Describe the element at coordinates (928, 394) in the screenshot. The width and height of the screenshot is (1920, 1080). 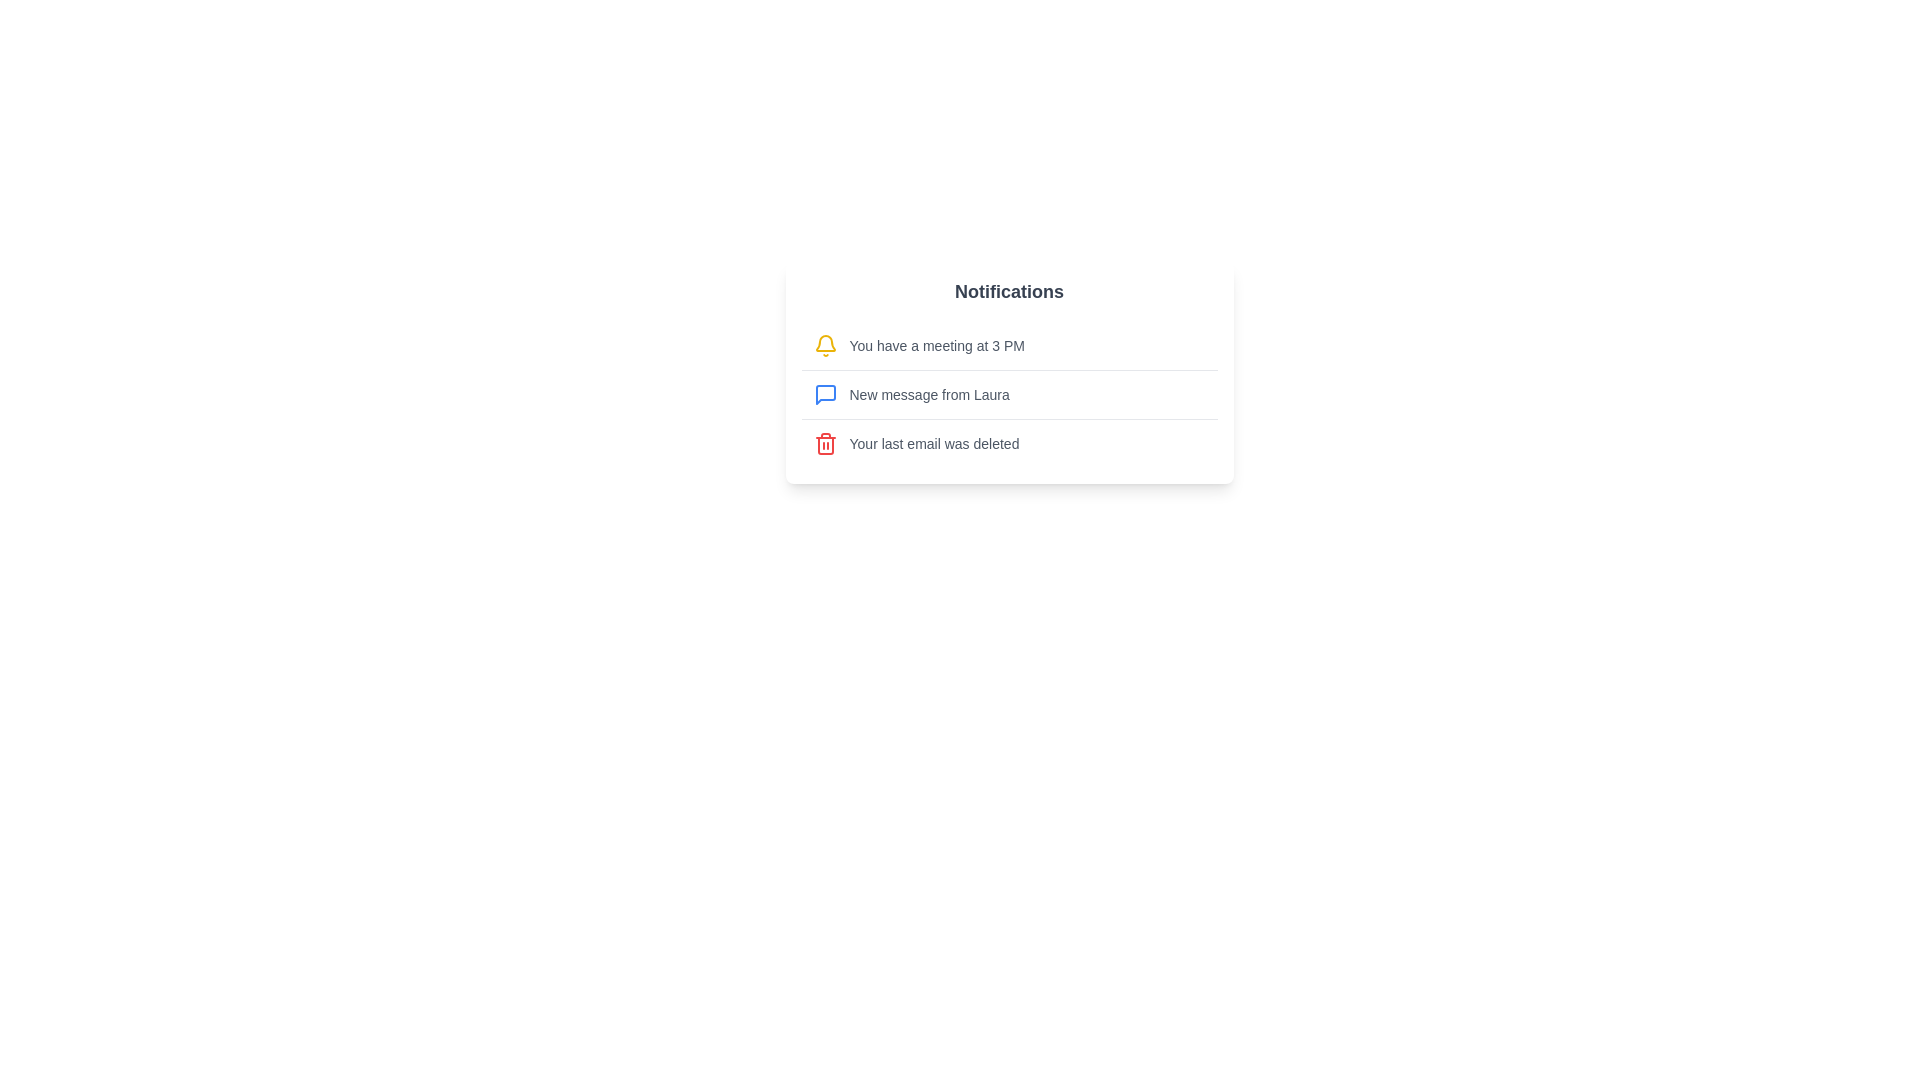
I see `the text label displaying 'New message from Laura', which is part of the second notification entry in the notification list, positioned next to a speech bubble icon` at that location.